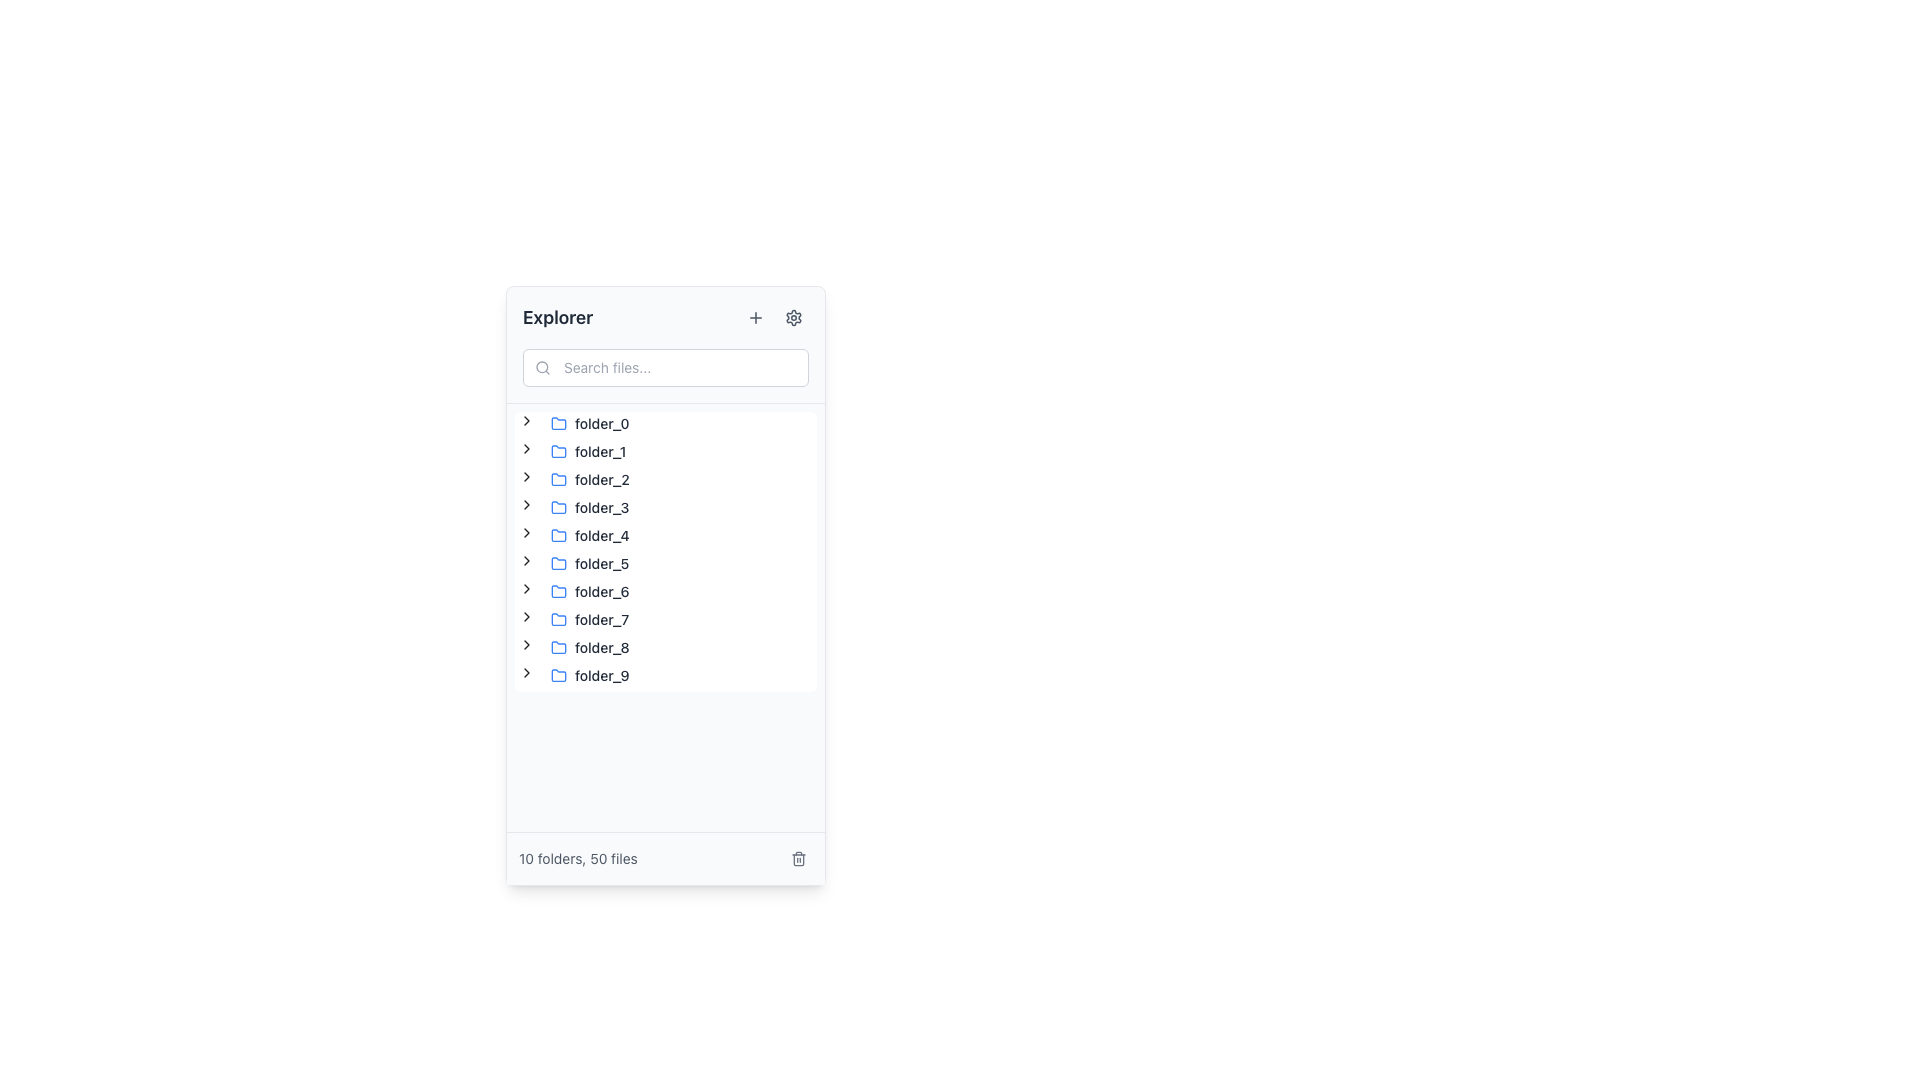  Describe the element at coordinates (589, 675) in the screenshot. I see `the 'folder_9' tree view node, which is represented by a blue folder icon and labeled with black text` at that location.